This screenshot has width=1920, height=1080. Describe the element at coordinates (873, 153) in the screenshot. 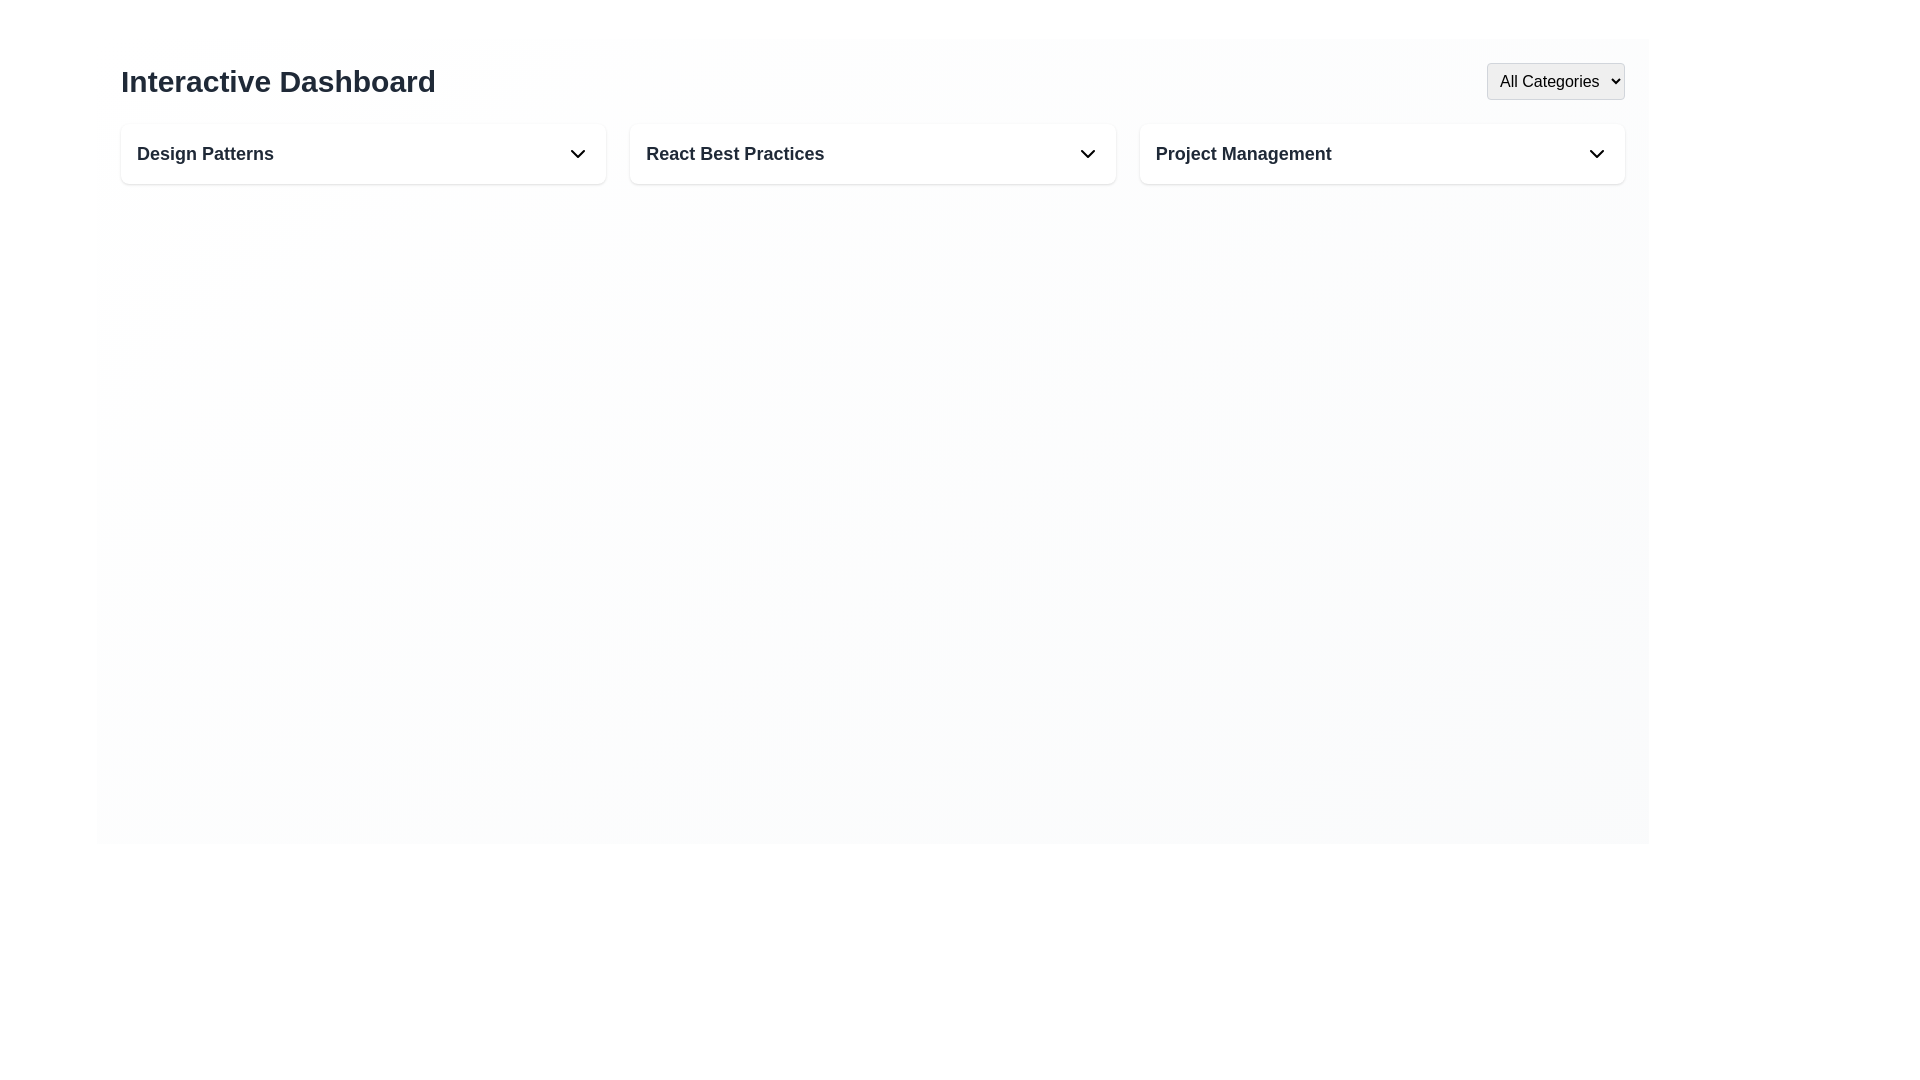

I see `the dropdown menu for 'React Best Practices' located between 'Design Patterns' and 'Project Management'` at that location.